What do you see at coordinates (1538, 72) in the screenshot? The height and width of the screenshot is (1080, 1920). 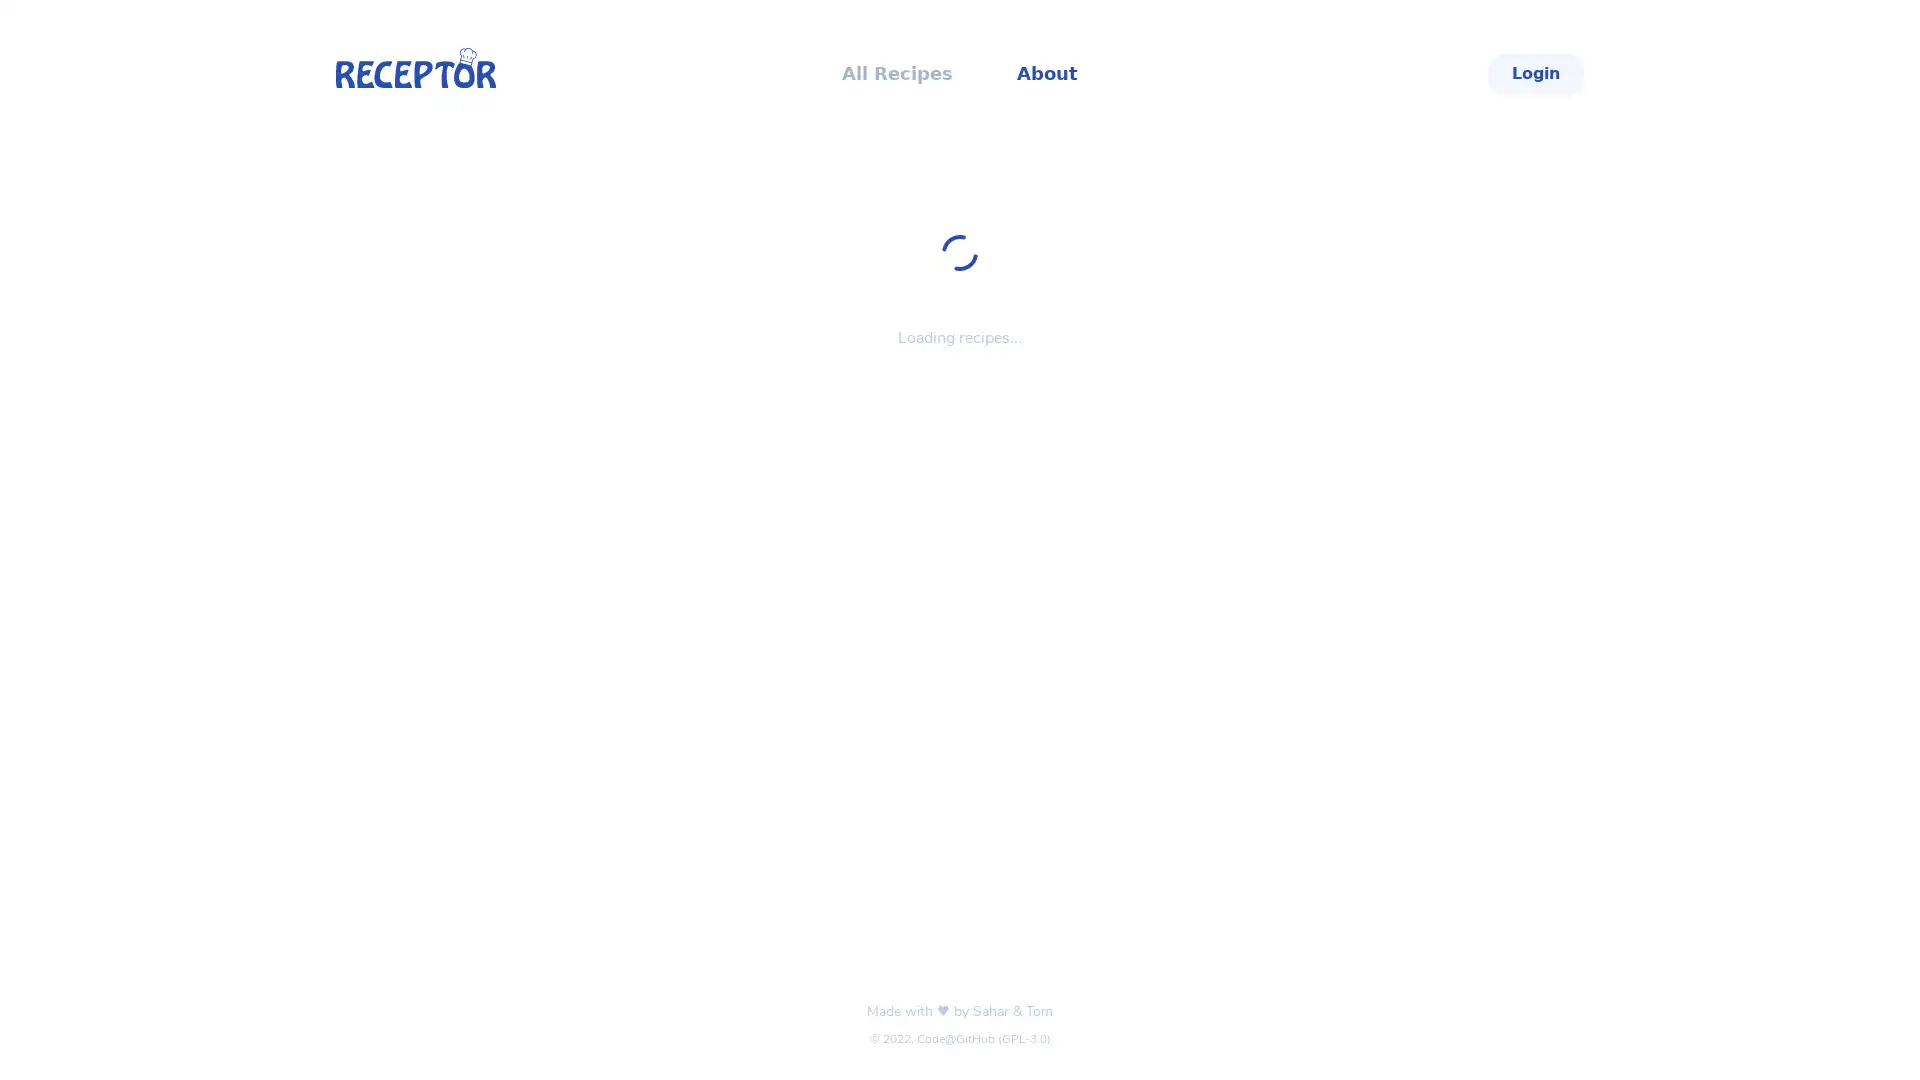 I see `Login` at bounding box center [1538, 72].